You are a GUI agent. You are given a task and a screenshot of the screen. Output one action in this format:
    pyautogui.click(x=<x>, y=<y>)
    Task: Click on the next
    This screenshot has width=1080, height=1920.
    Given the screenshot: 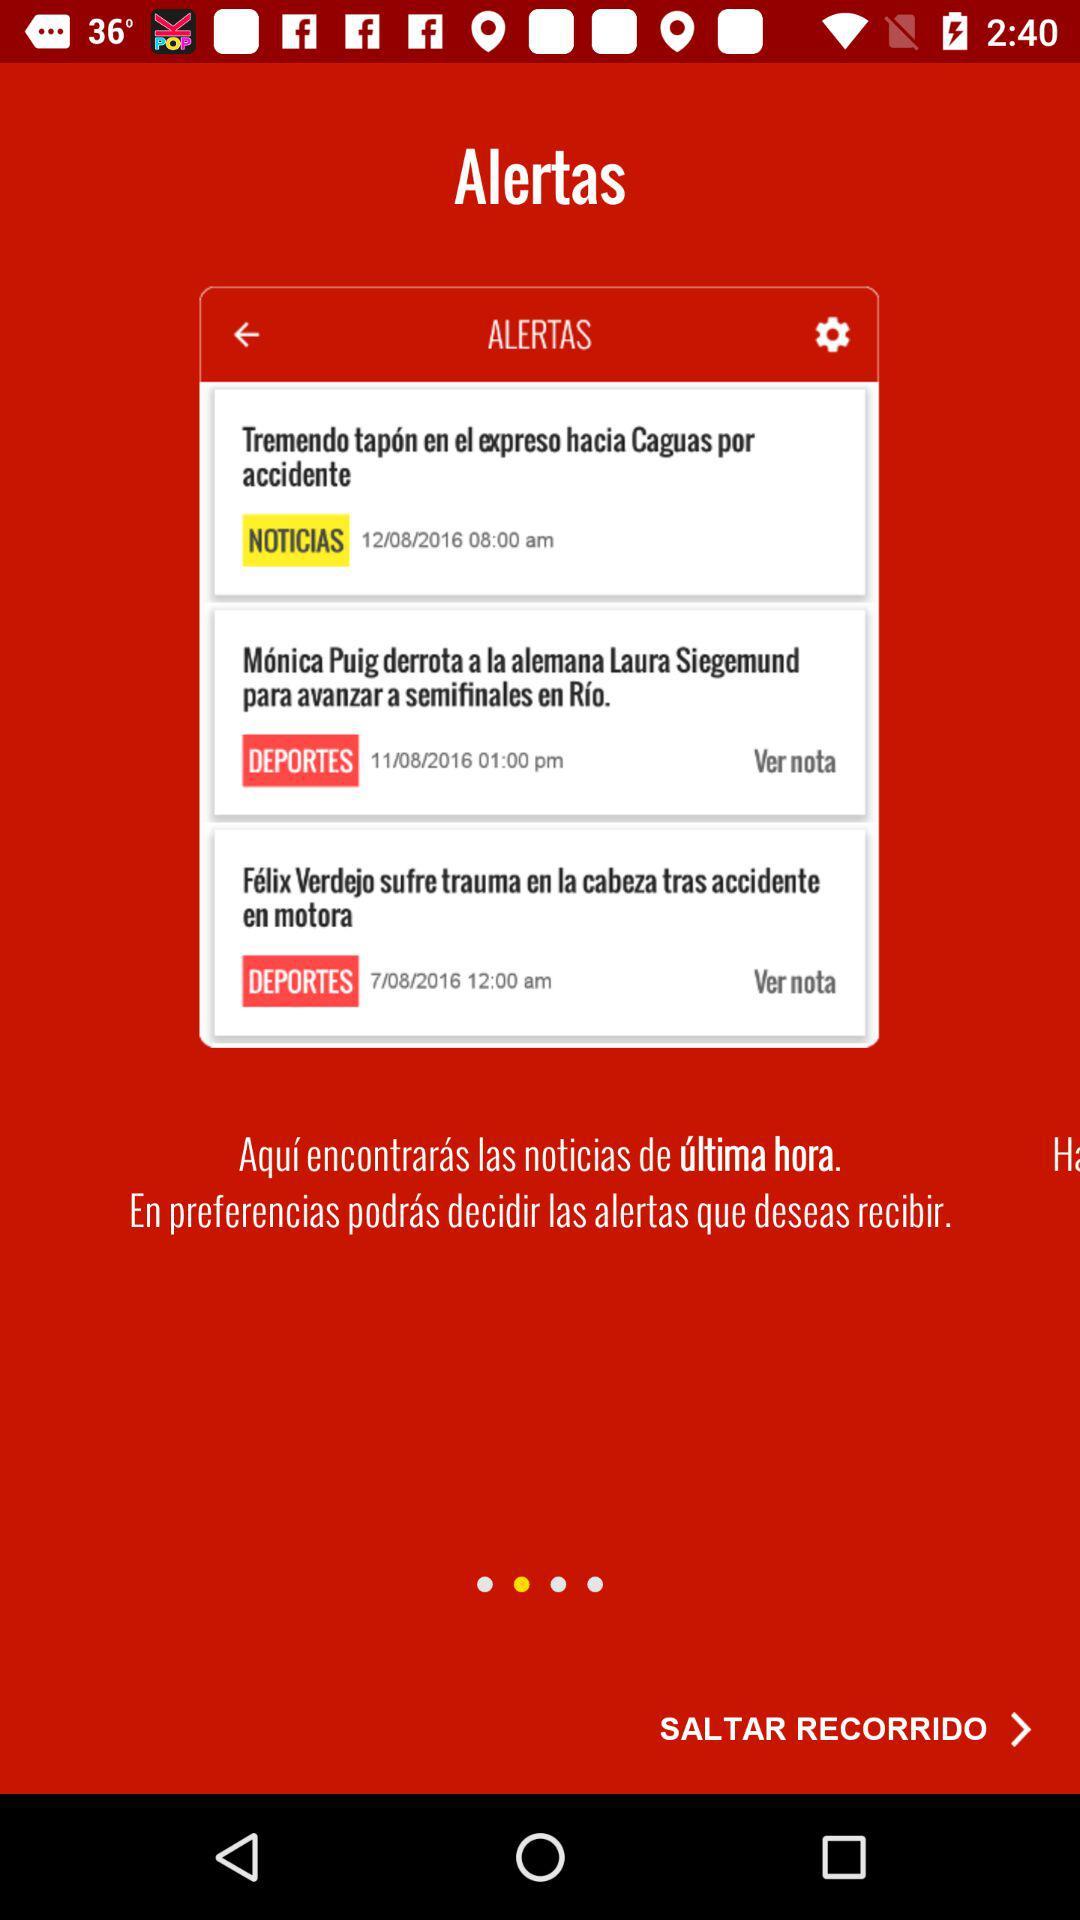 What is the action you would take?
    pyautogui.click(x=520, y=1583)
    